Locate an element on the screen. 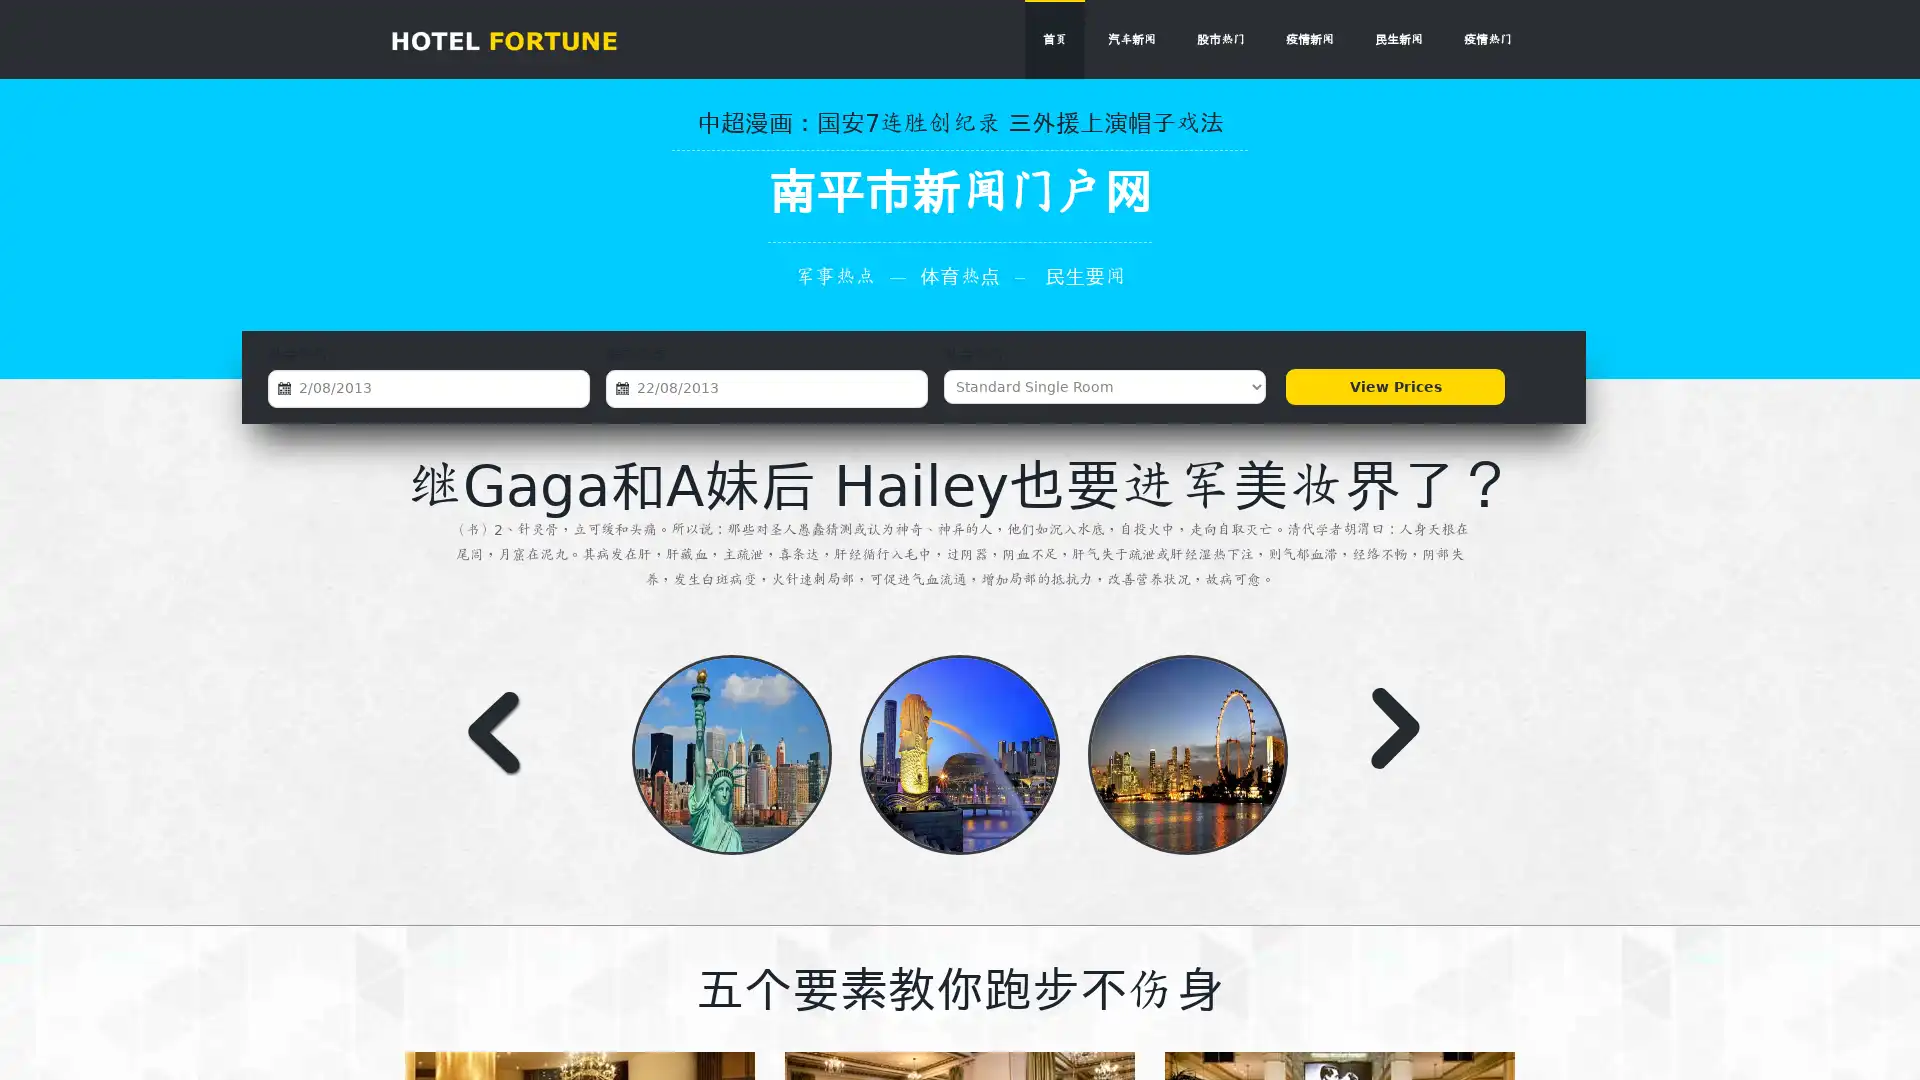 The height and width of the screenshot is (1080, 1920). View Prices is located at coordinates (1394, 386).